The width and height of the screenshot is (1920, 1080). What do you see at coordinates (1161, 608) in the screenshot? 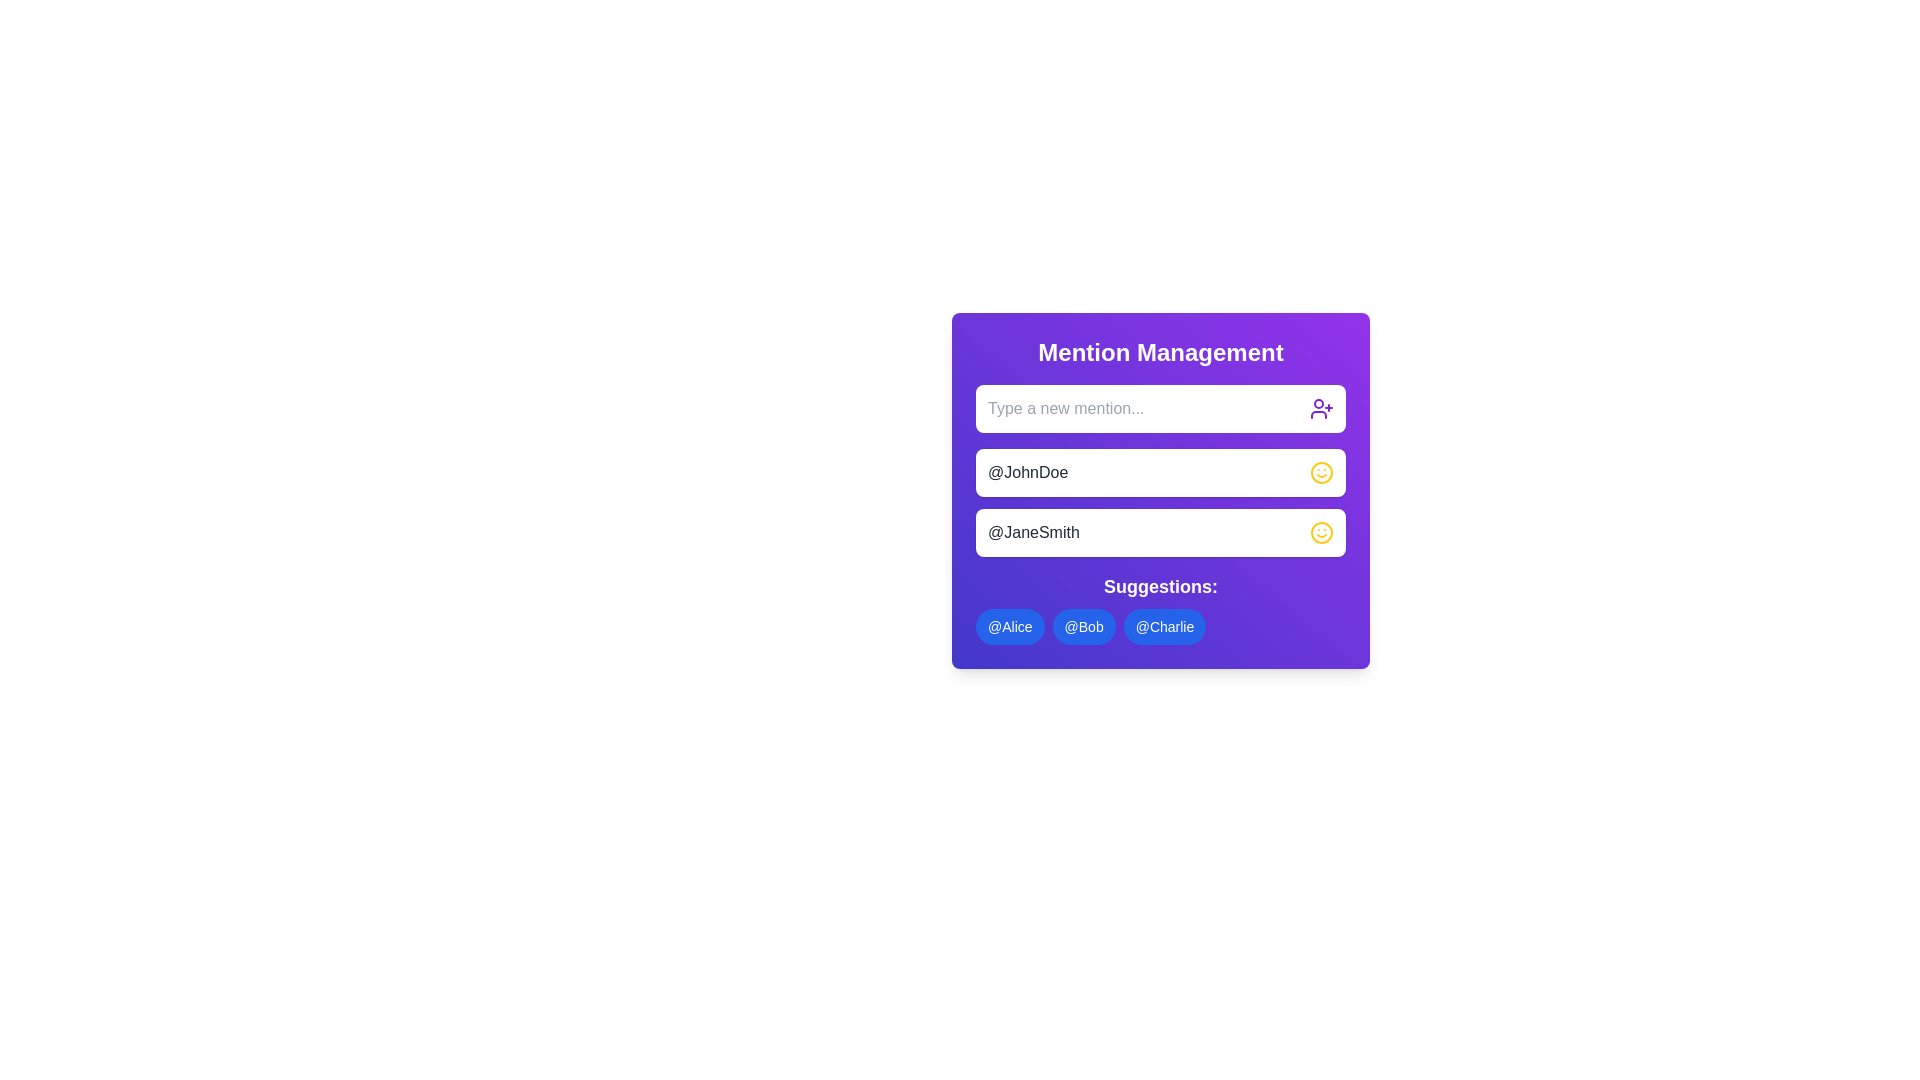
I see `the suggestion button labeled '@Charlie' located within the 'Mention Management' card` at bounding box center [1161, 608].